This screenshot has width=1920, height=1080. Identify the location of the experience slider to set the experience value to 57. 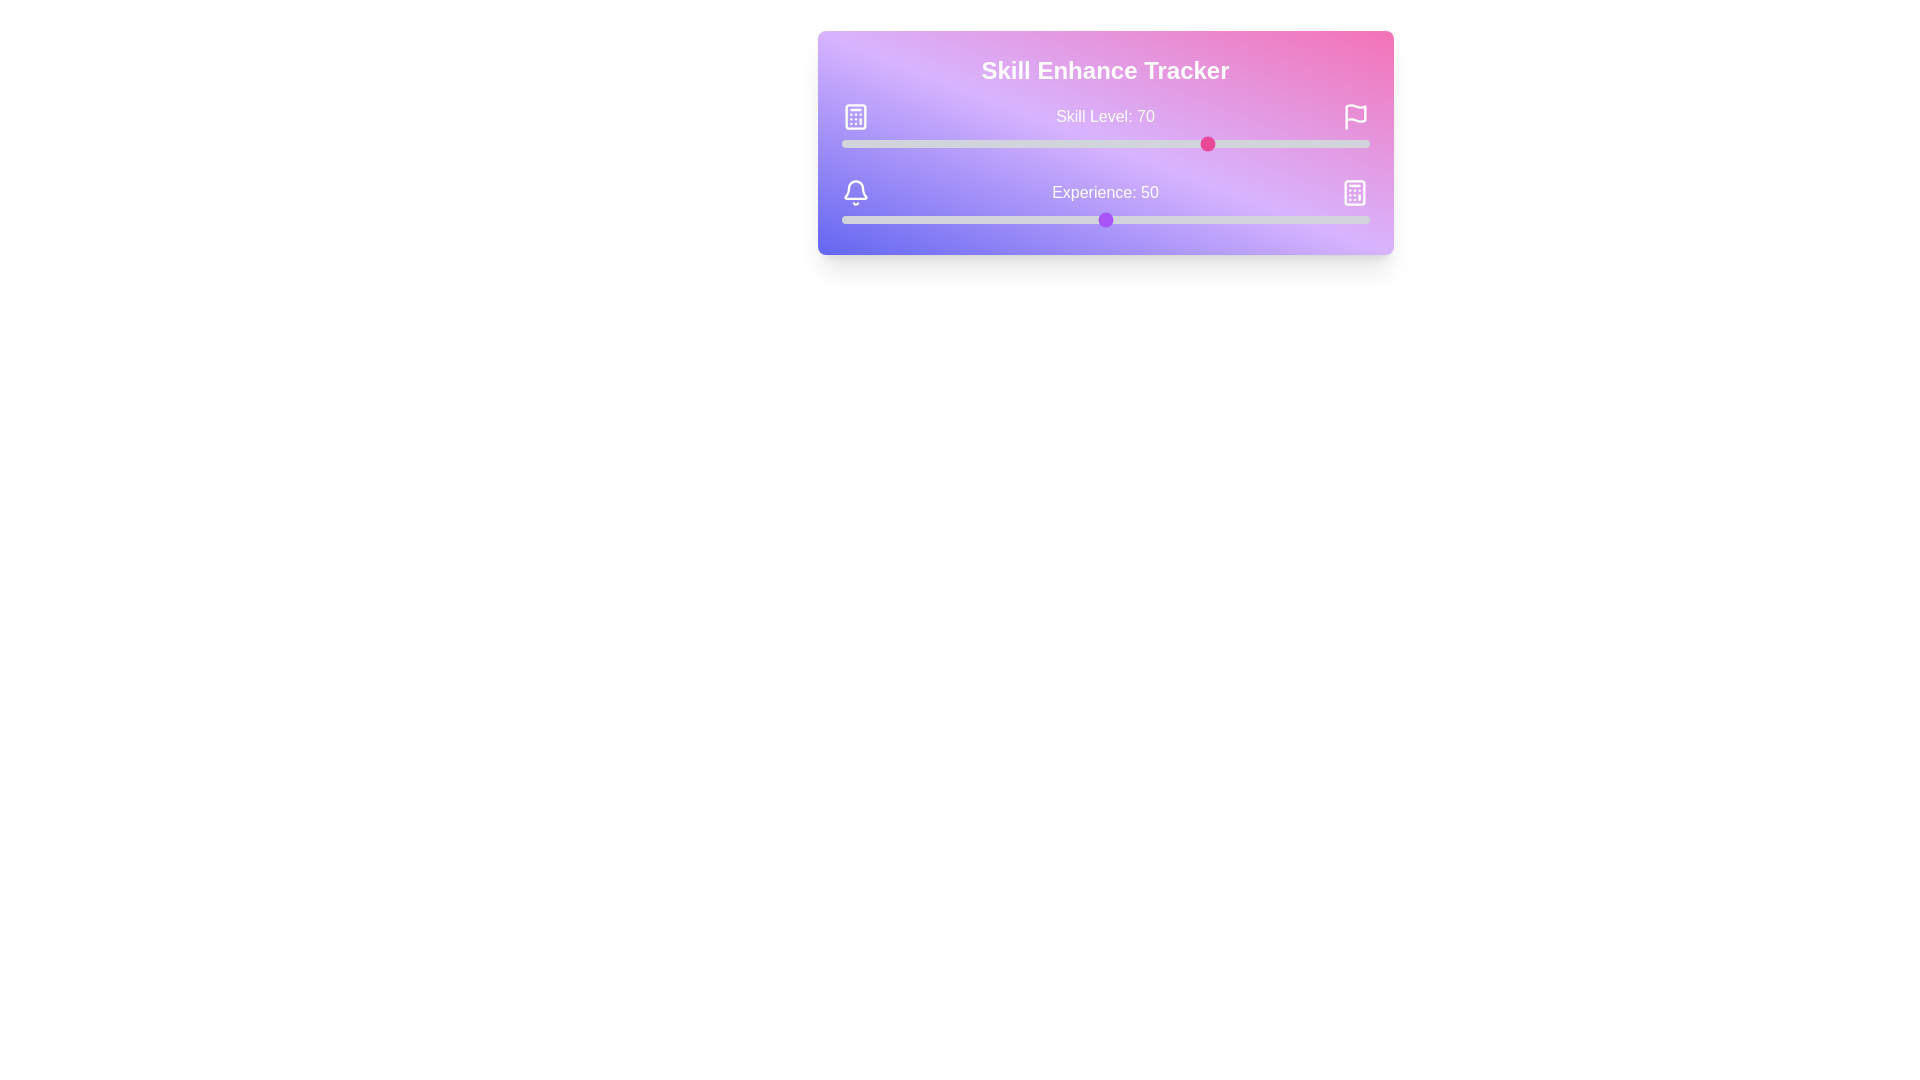
(1142, 219).